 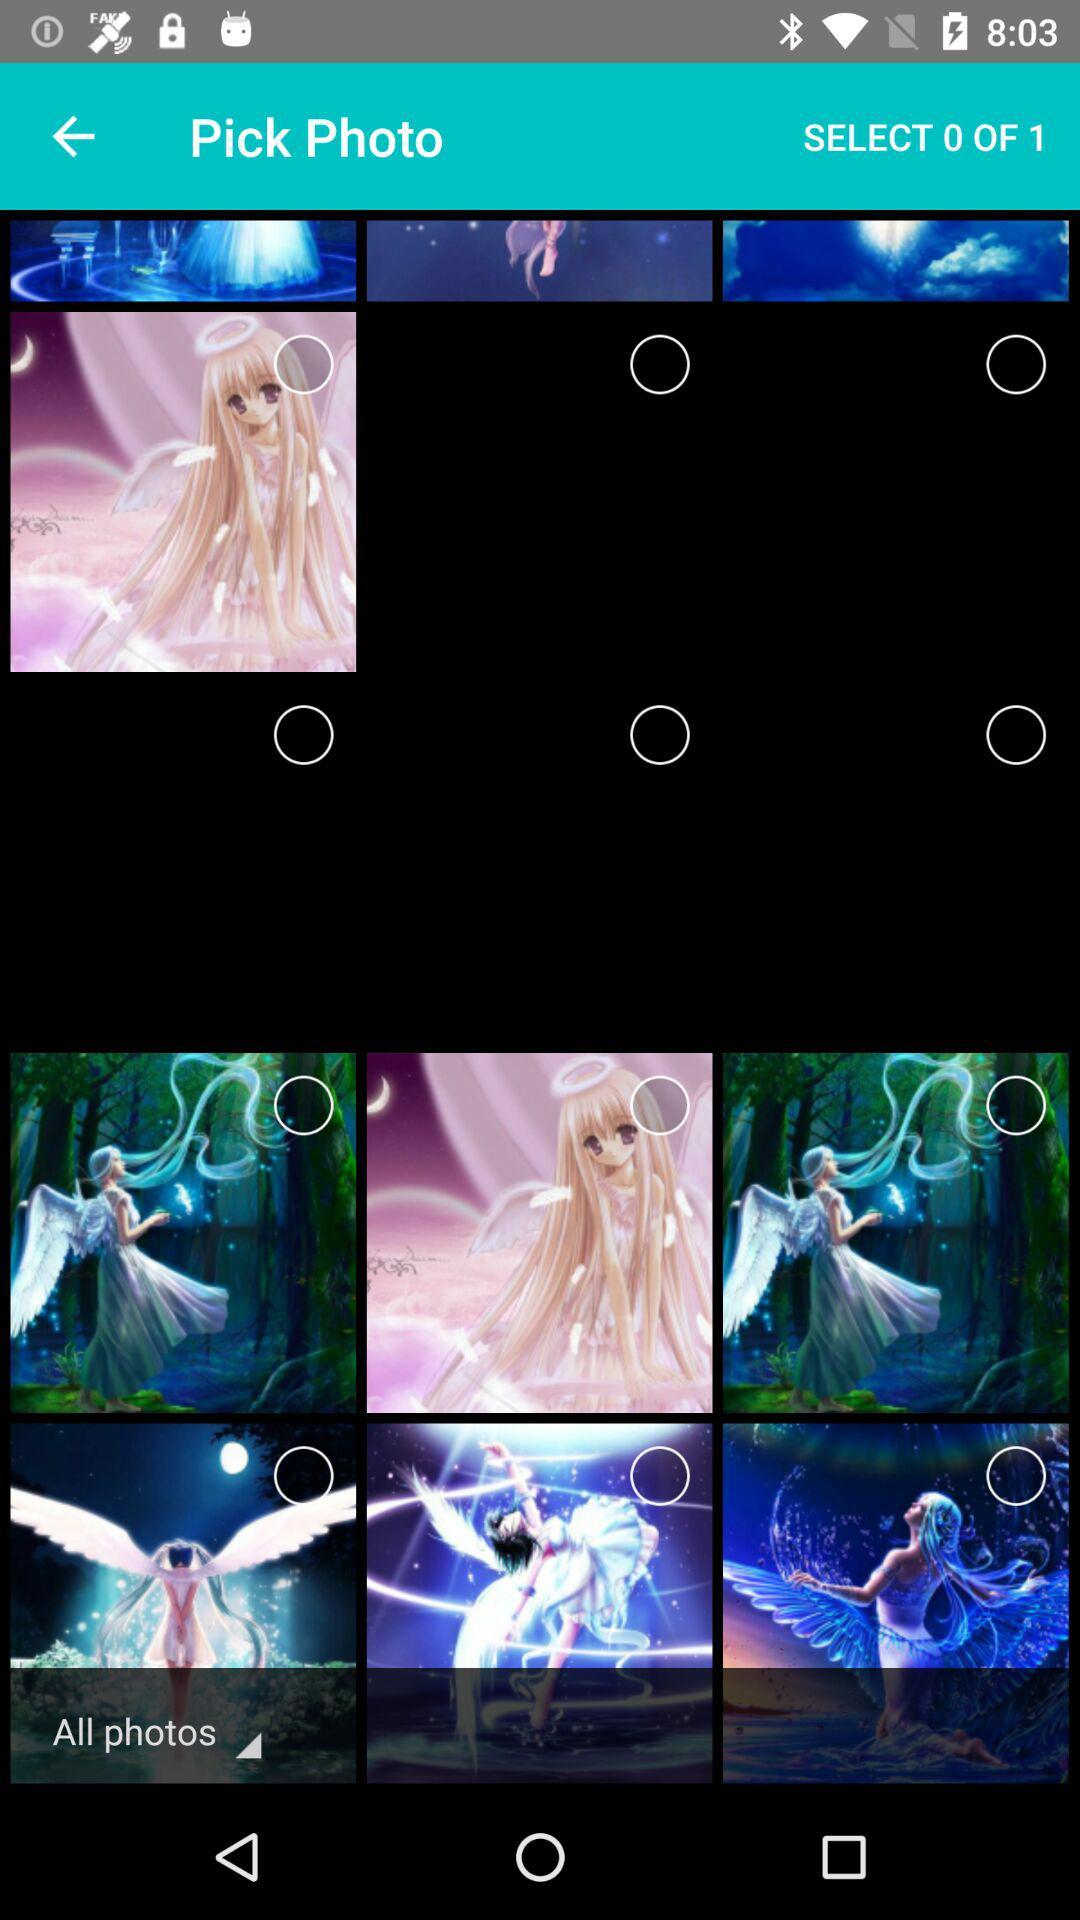 I want to click on this icon, so click(x=659, y=1104).